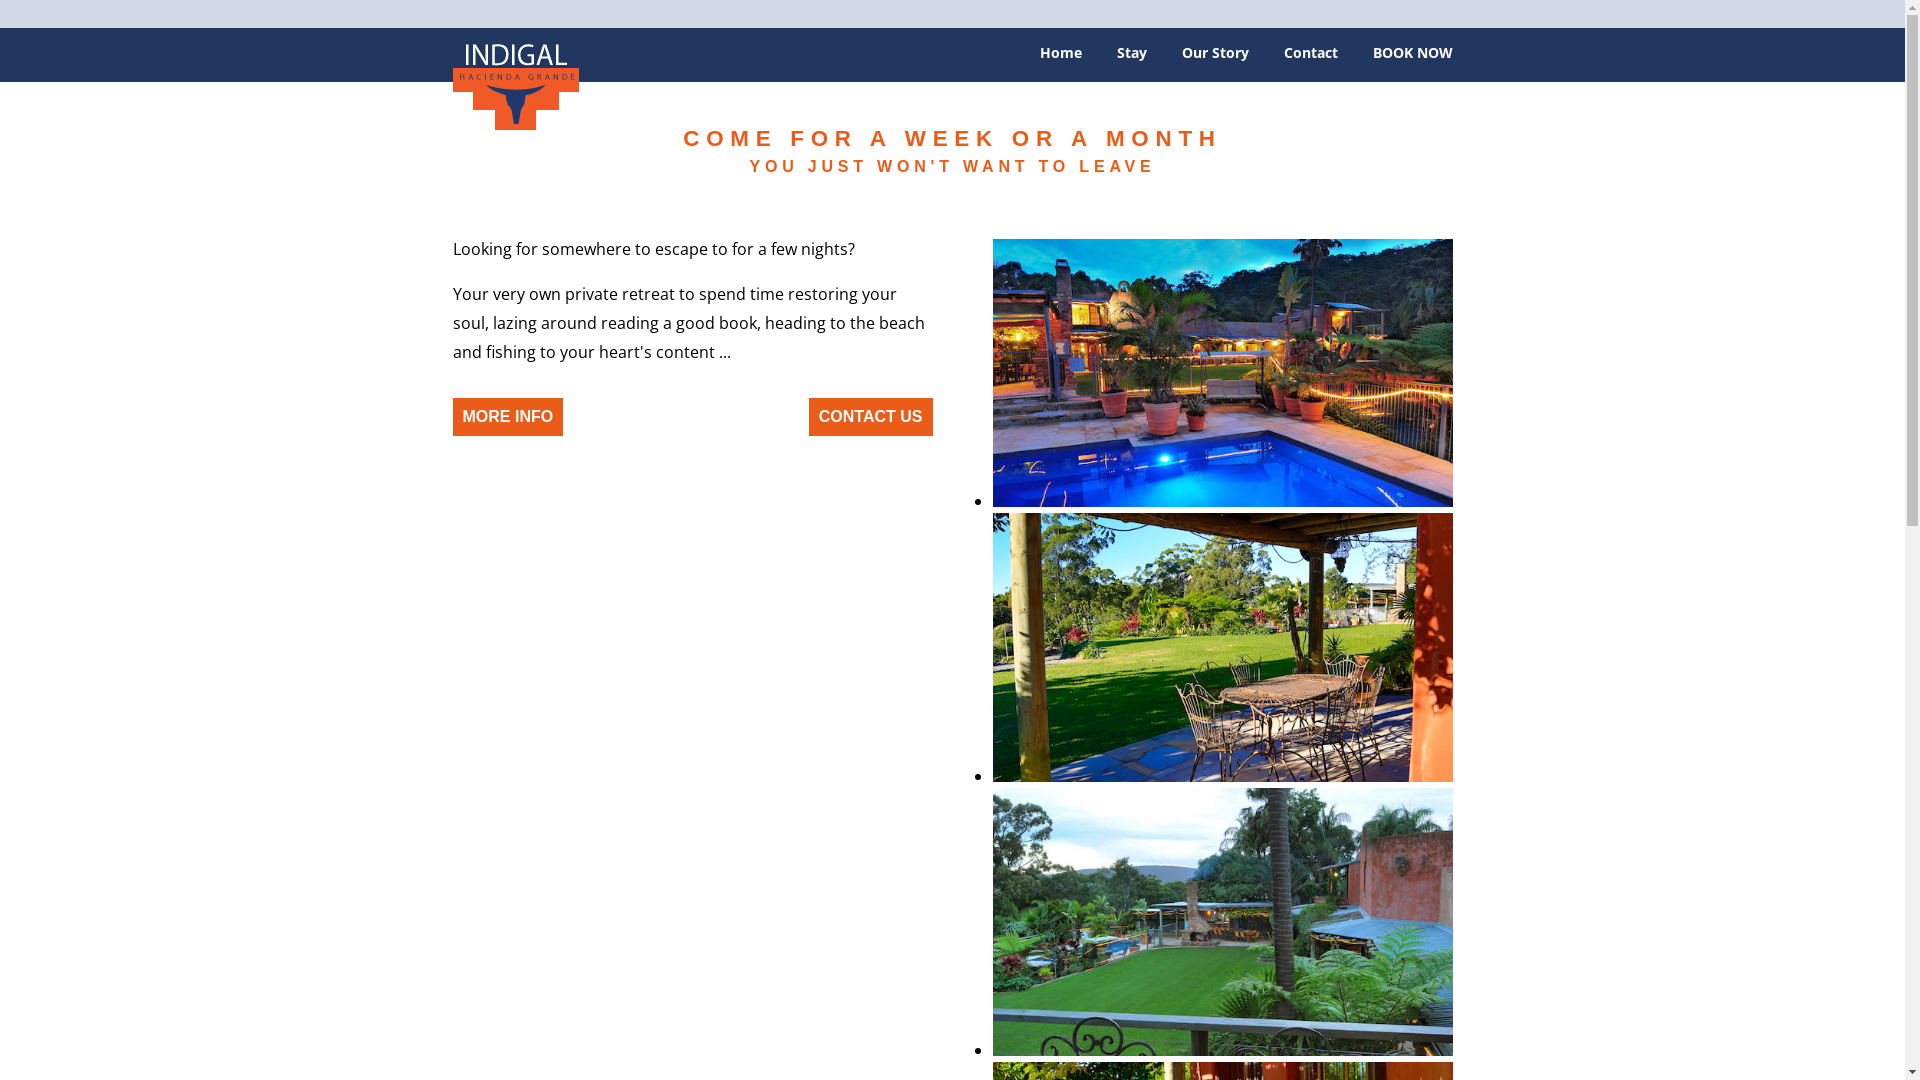  Describe the element at coordinates (1131, 59) in the screenshot. I see `'Stay'` at that location.